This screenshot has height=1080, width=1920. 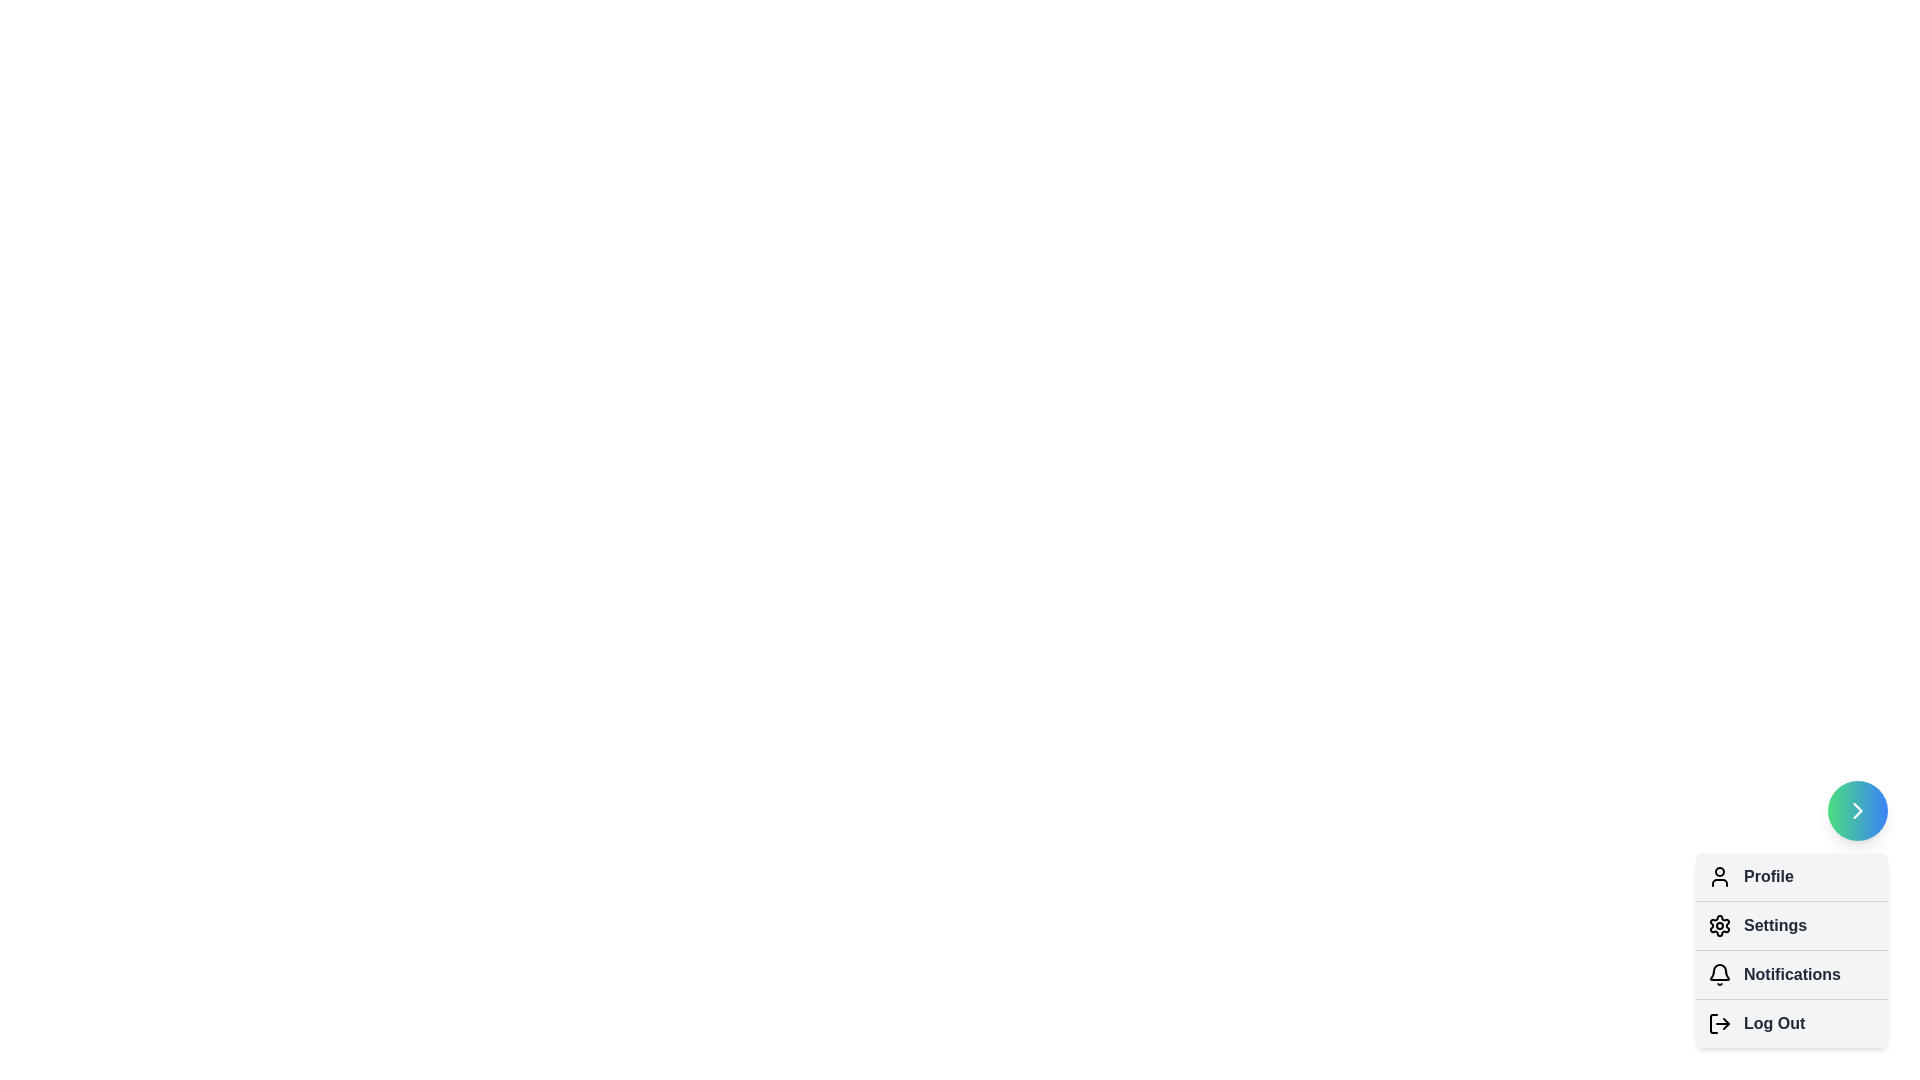 I want to click on the menu option Settings to trigger its associated action, so click(x=1718, y=925).